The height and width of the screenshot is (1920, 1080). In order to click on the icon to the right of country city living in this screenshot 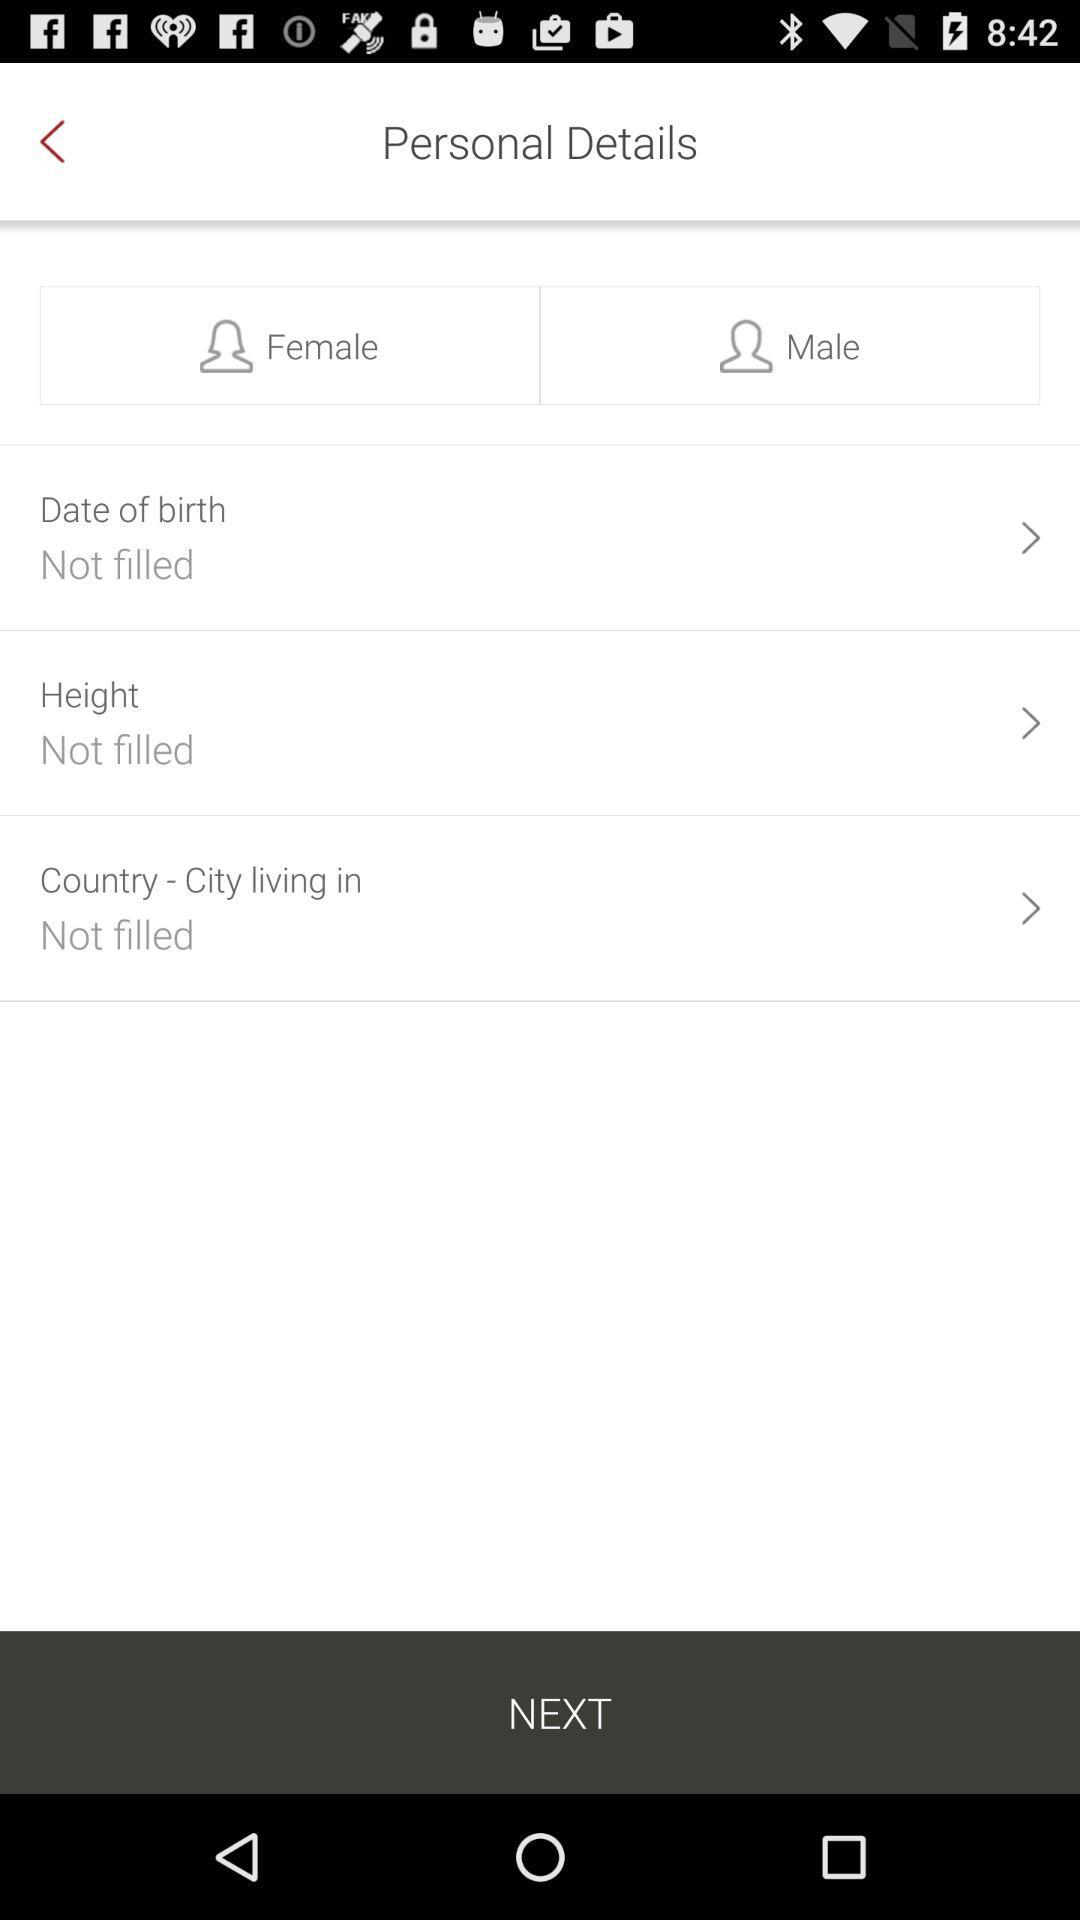, I will do `click(1030, 907)`.